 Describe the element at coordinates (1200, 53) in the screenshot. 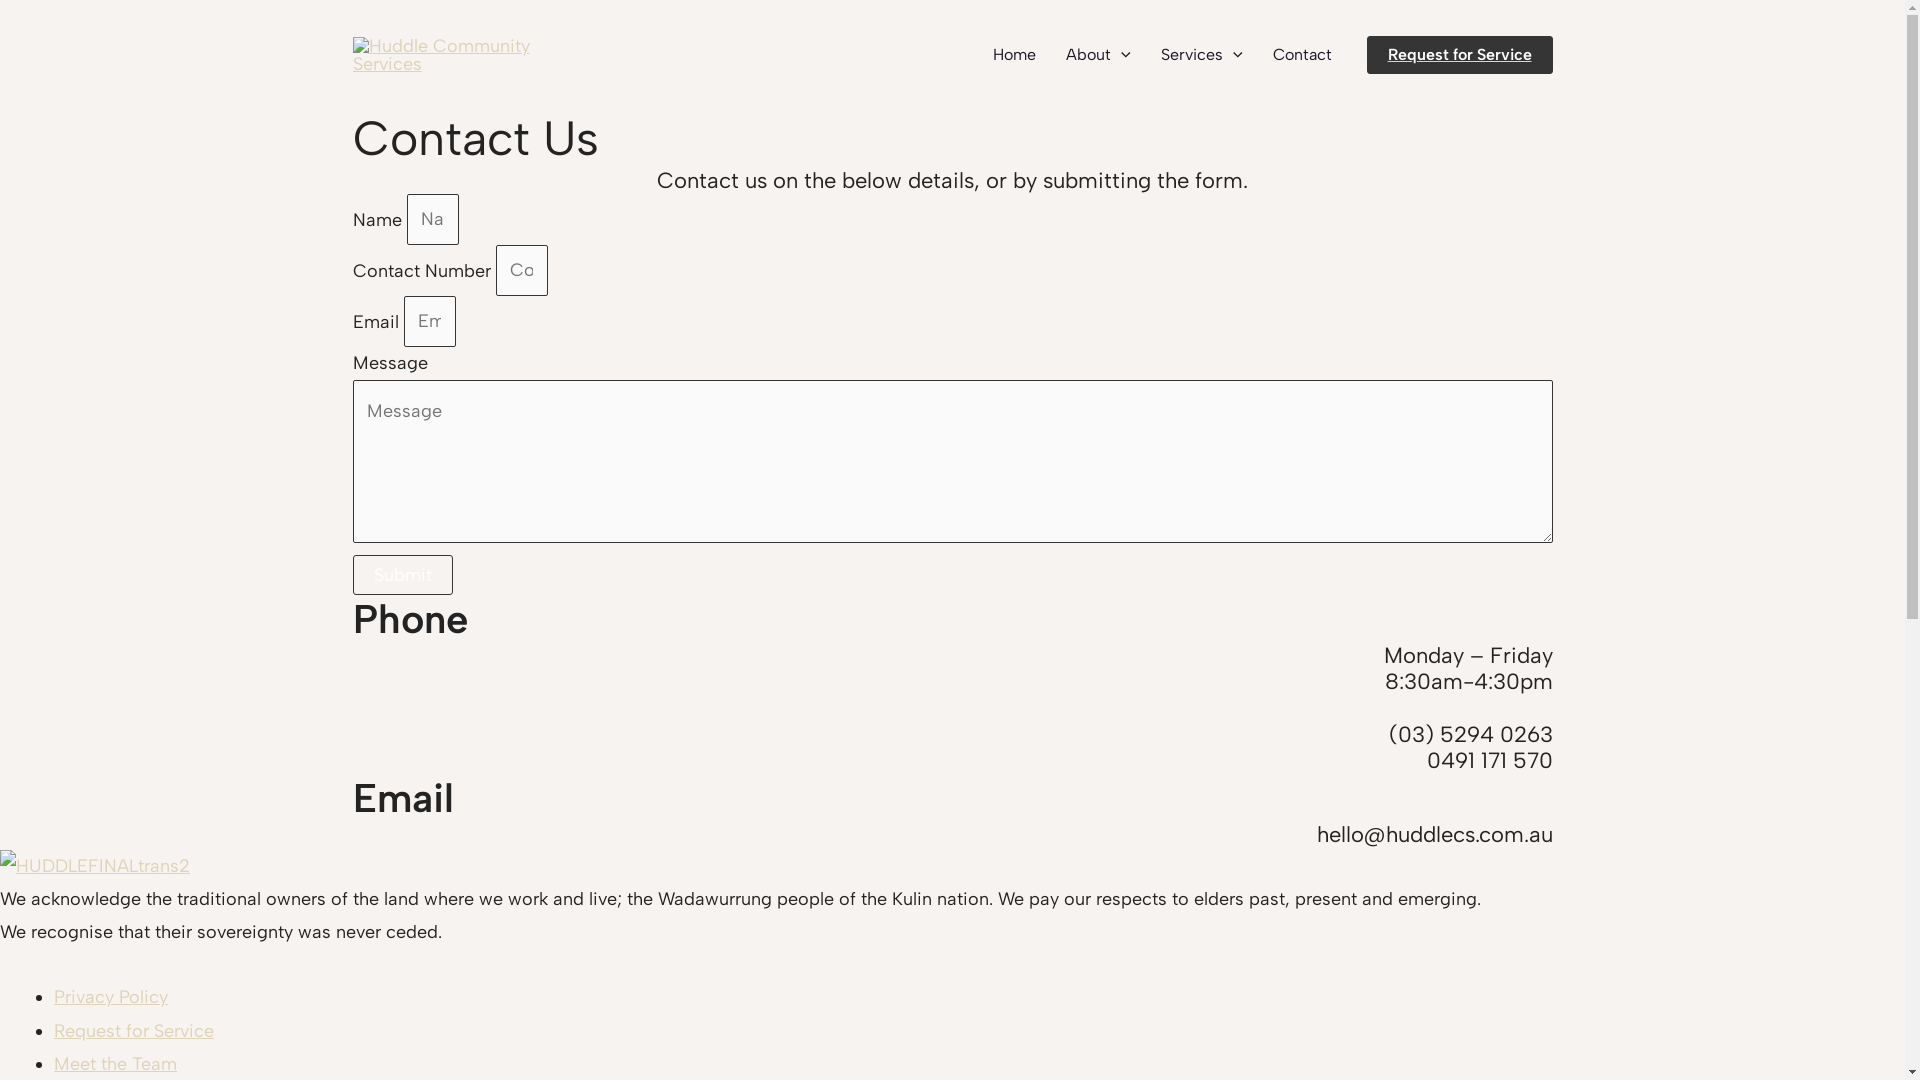

I see `'Services'` at that location.